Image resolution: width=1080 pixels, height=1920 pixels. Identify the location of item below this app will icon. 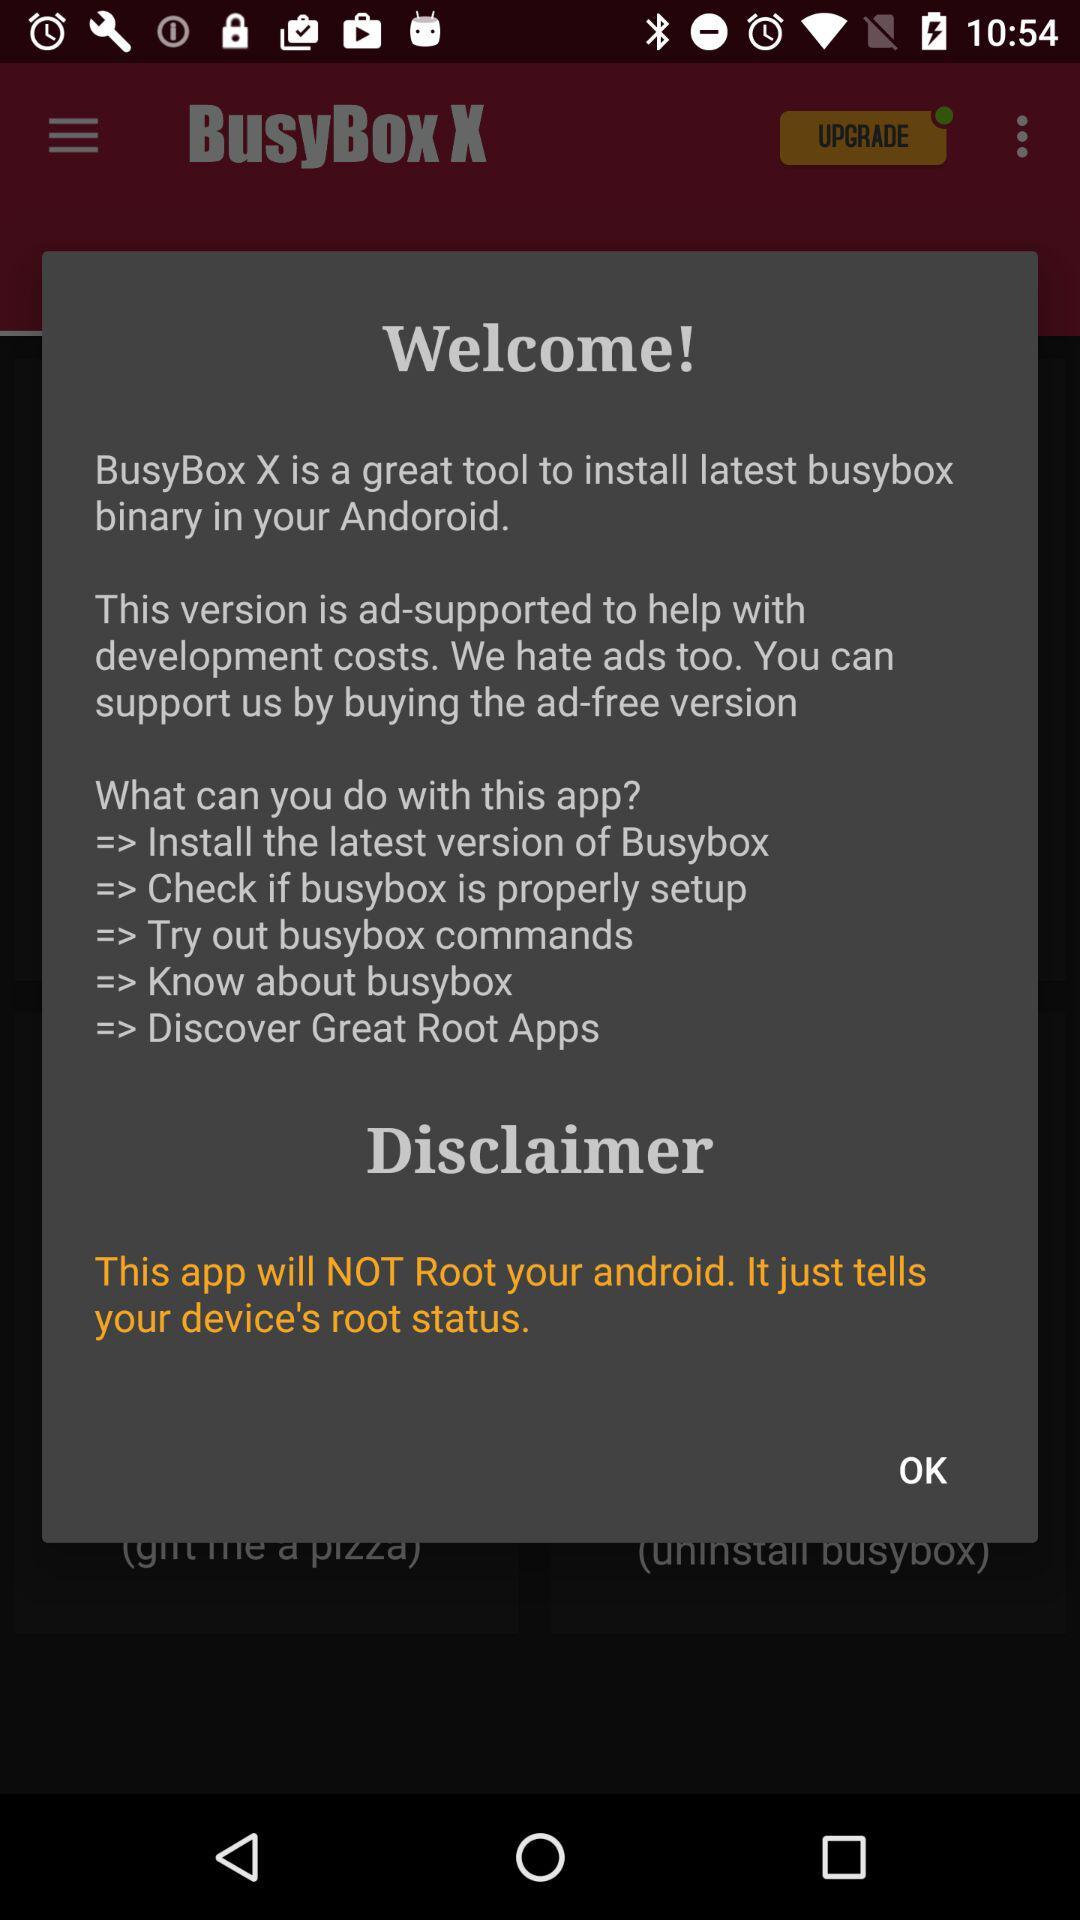
(922, 1469).